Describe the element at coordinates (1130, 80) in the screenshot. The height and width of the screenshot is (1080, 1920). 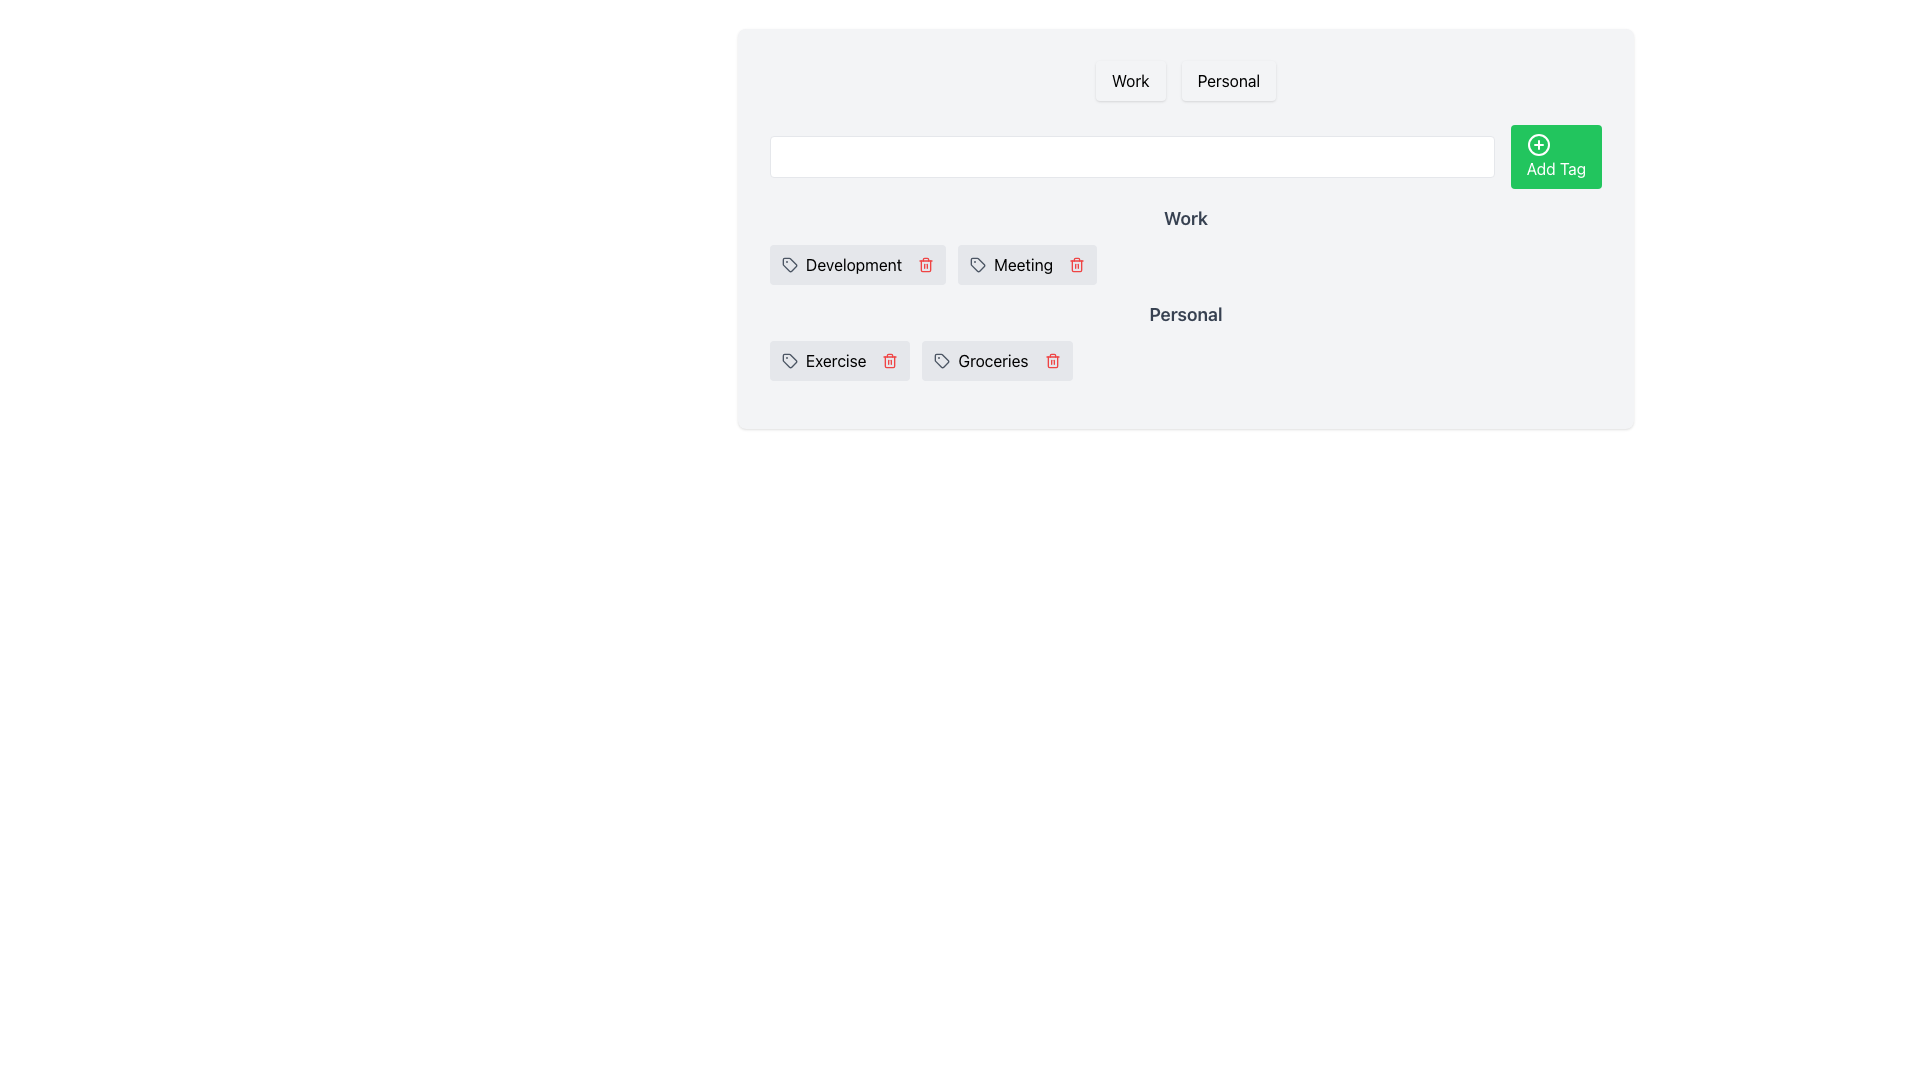
I see `the 'Work' button, which is a rounded rectangular button with bold text, located at the upper portion of the interface next to the 'Personal' button` at that location.